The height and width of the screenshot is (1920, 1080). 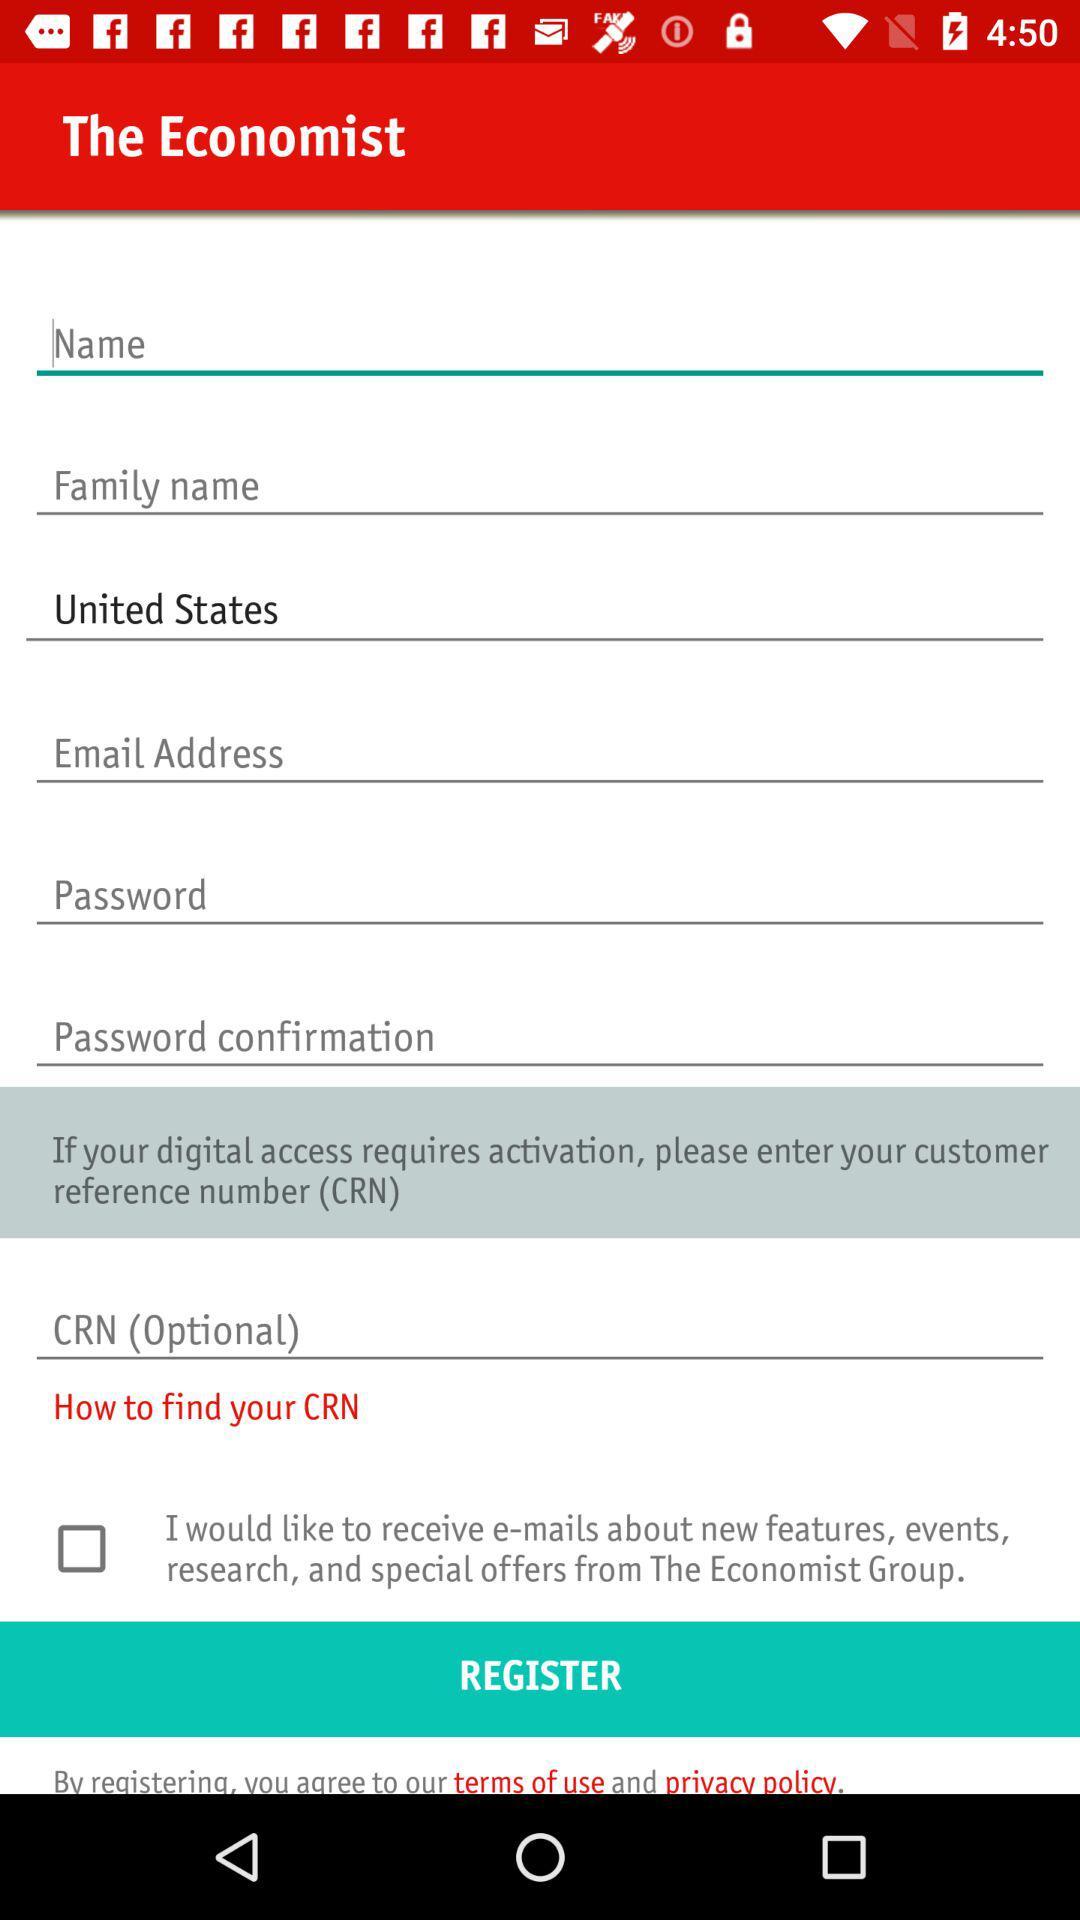 What do you see at coordinates (434, 1778) in the screenshot?
I see `the by registering you icon` at bounding box center [434, 1778].